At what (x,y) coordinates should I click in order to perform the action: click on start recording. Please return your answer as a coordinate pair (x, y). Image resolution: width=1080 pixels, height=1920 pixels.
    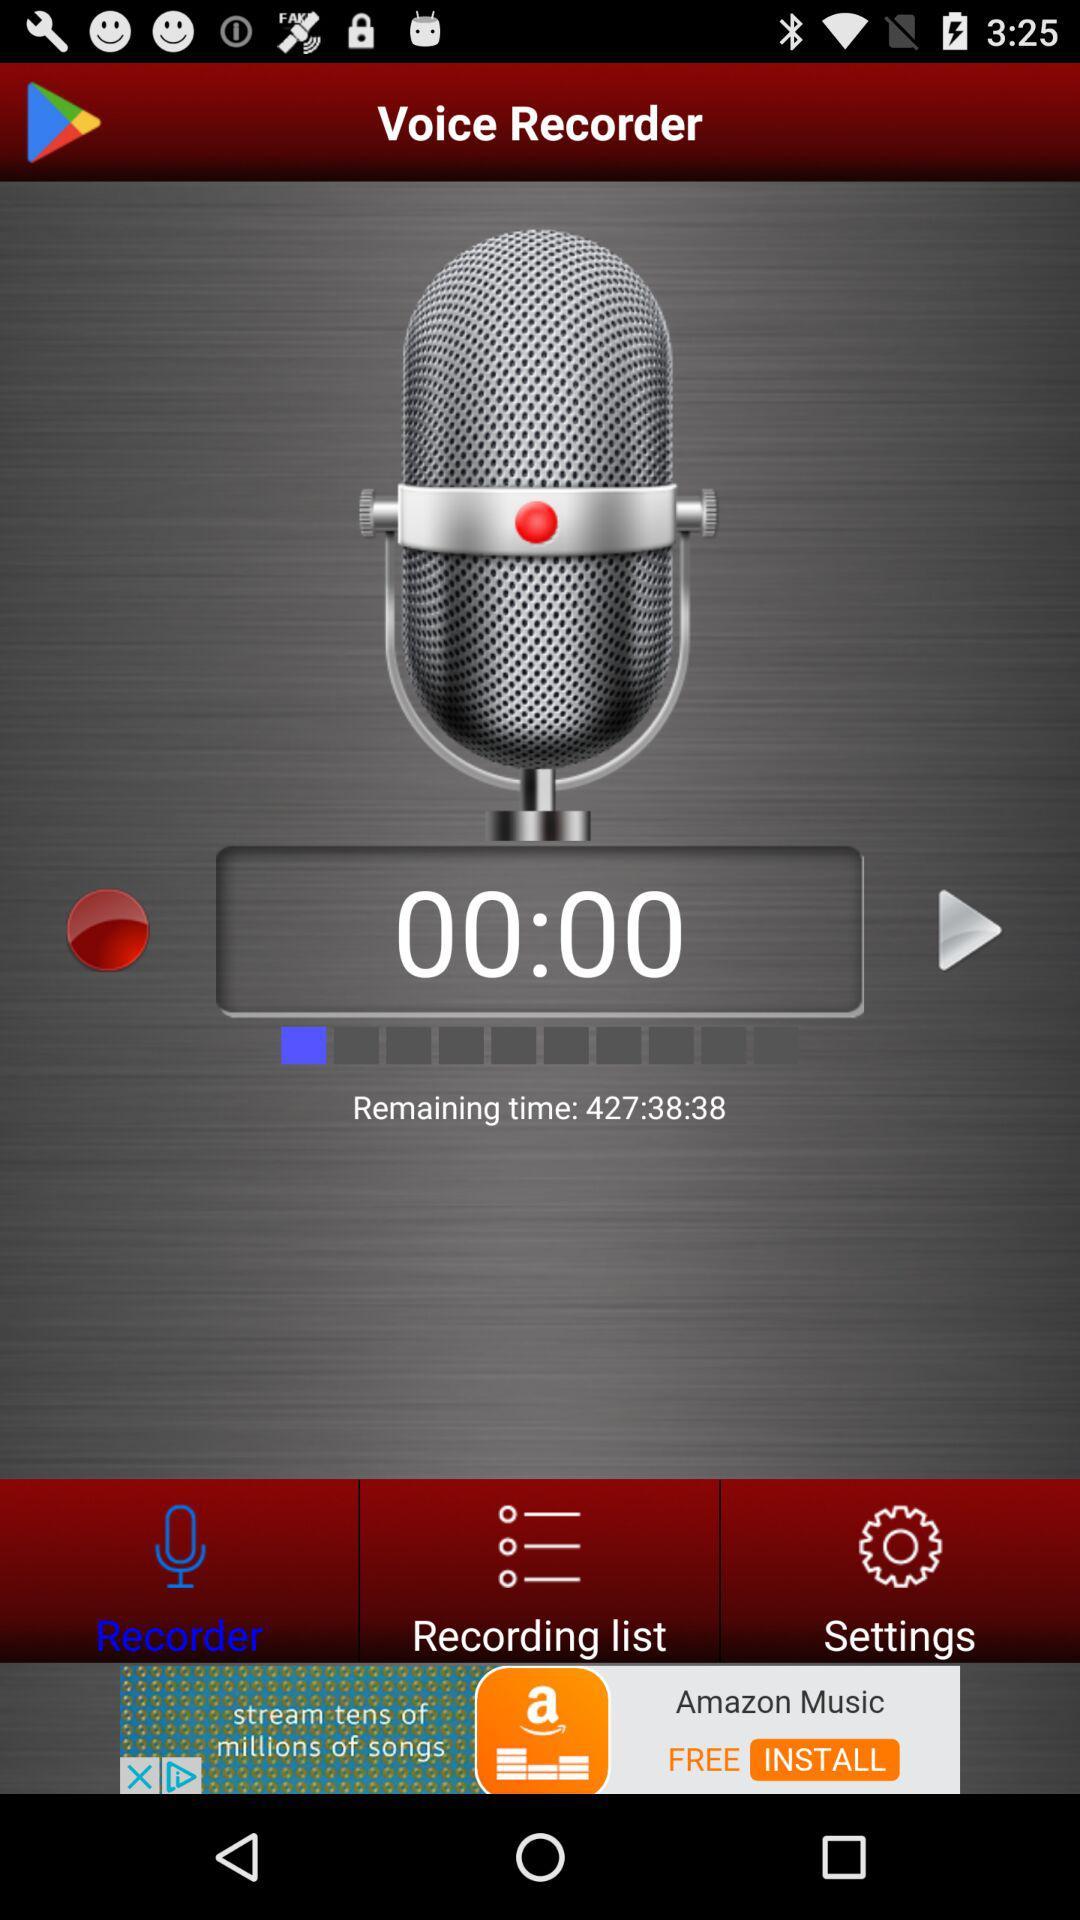
    Looking at the image, I should click on (108, 929).